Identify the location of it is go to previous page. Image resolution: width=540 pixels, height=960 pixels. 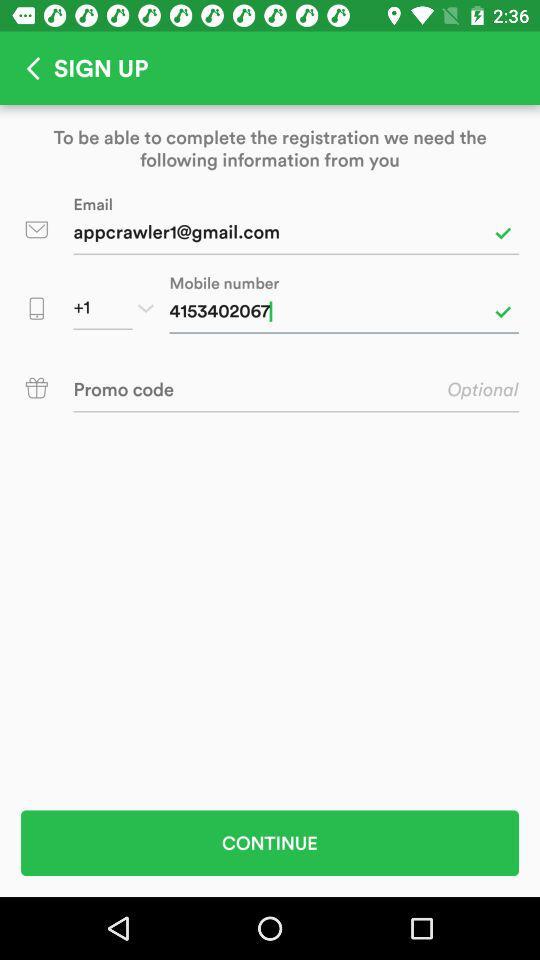
(26, 68).